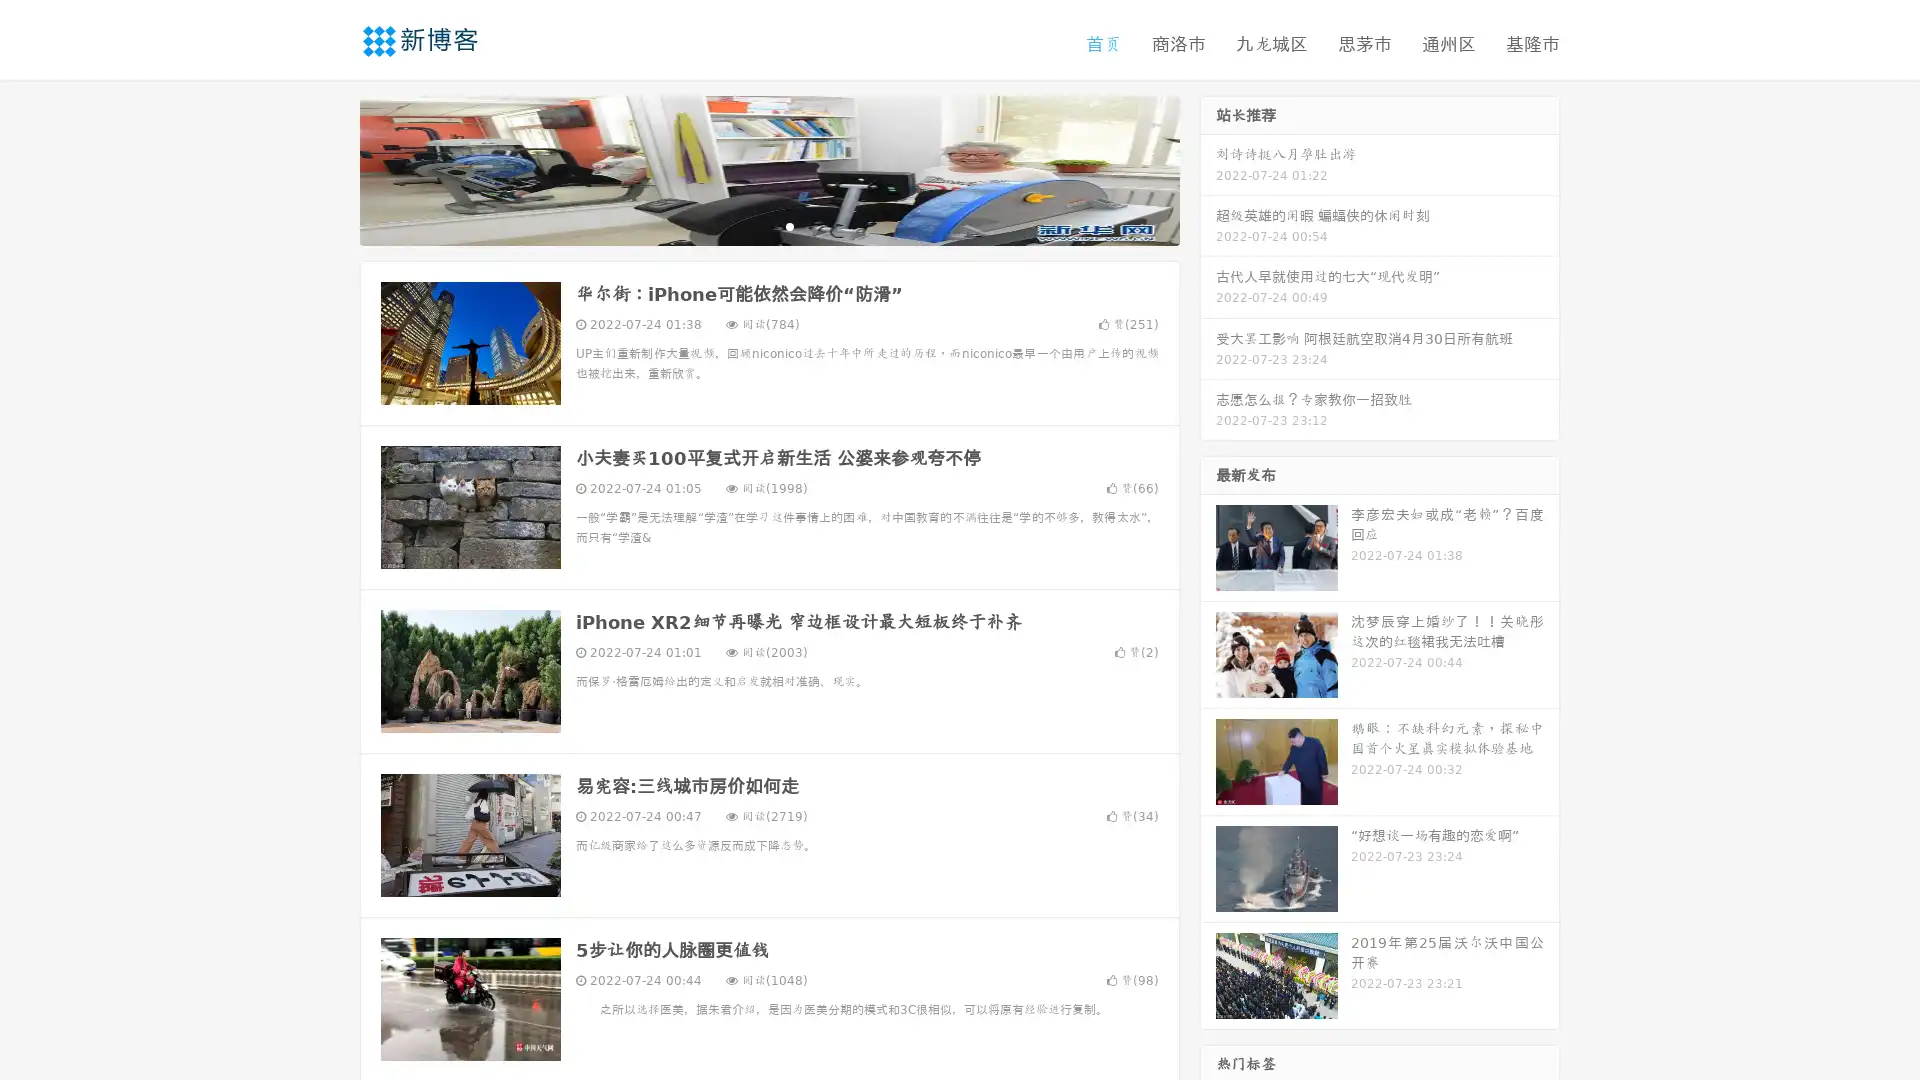 The width and height of the screenshot is (1920, 1080). What do you see at coordinates (789, 225) in the screenshot?
I see `Go to slide 3` at bounding box center [789, 225].